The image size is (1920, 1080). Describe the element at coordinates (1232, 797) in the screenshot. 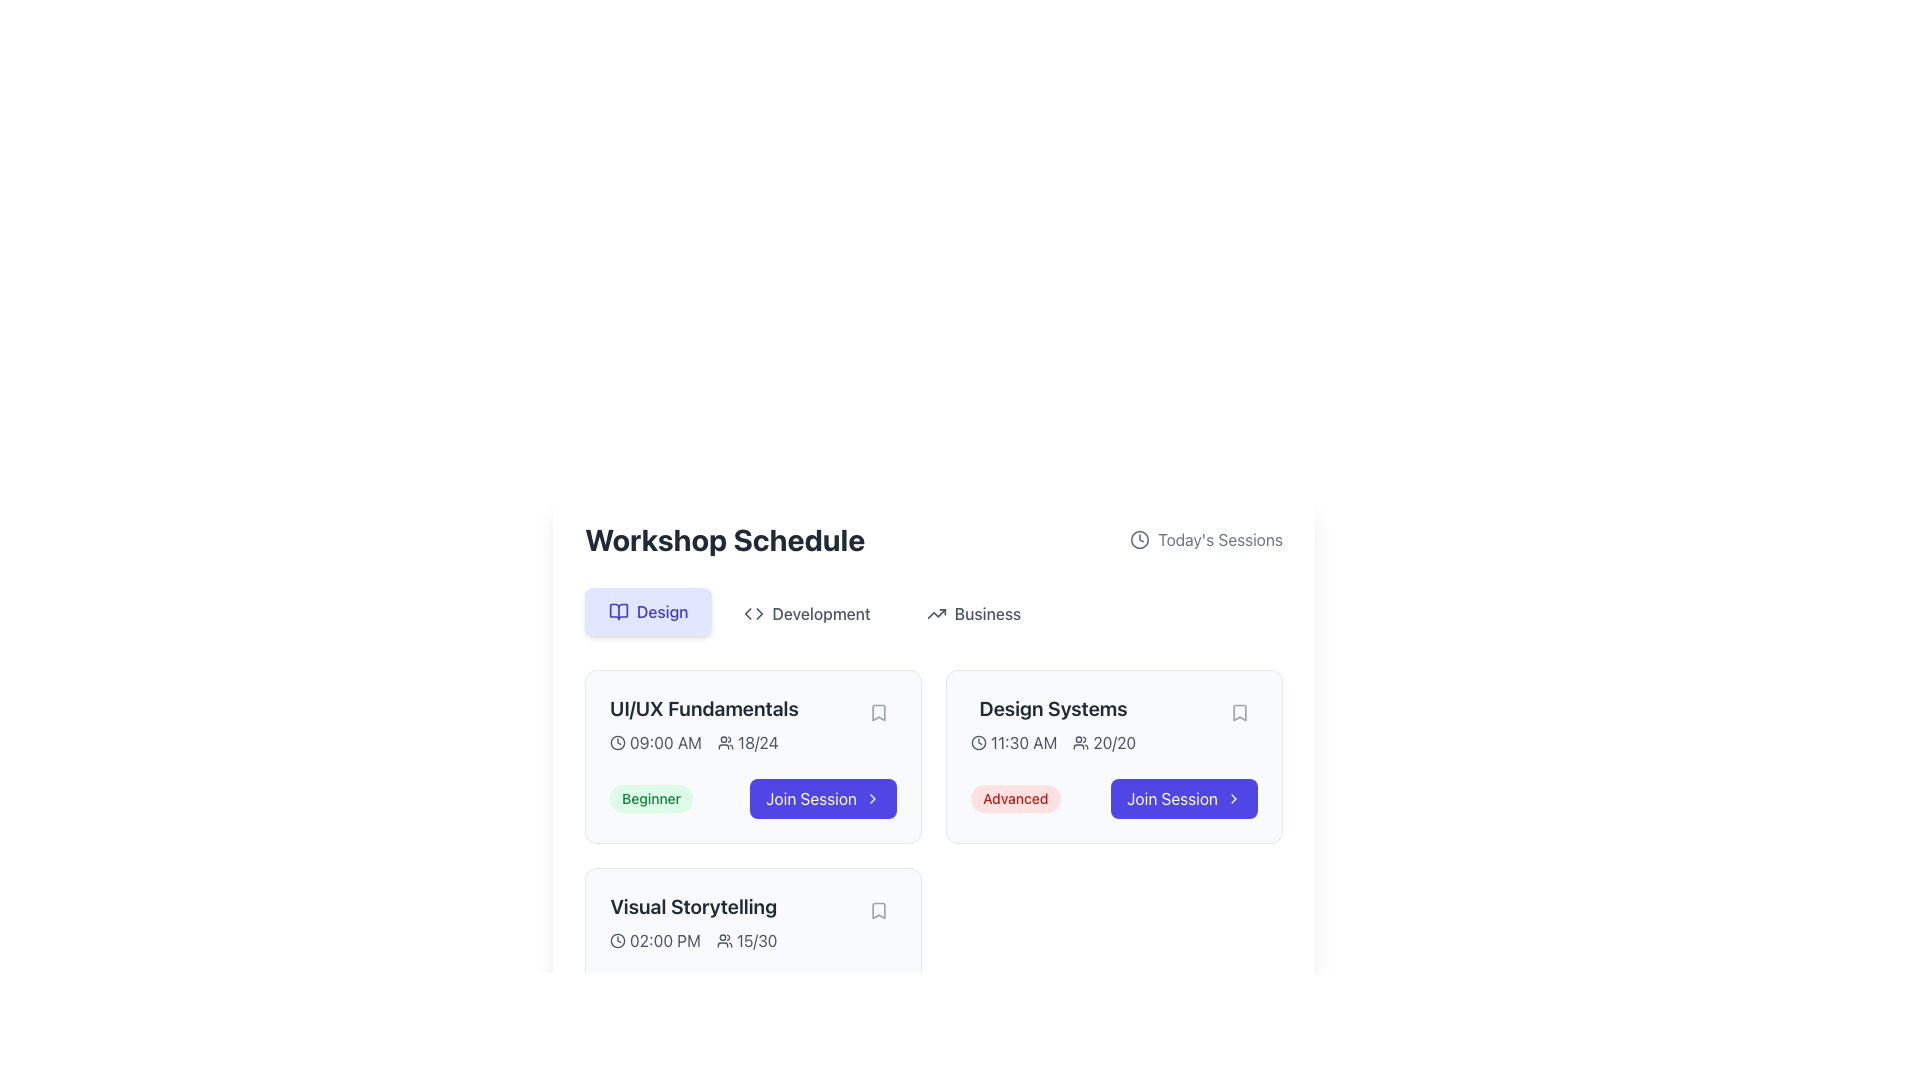

I see `the chevron arrow icon located at the right end of the 'Join Session' button in the 'Design Systems' session card` at that location.